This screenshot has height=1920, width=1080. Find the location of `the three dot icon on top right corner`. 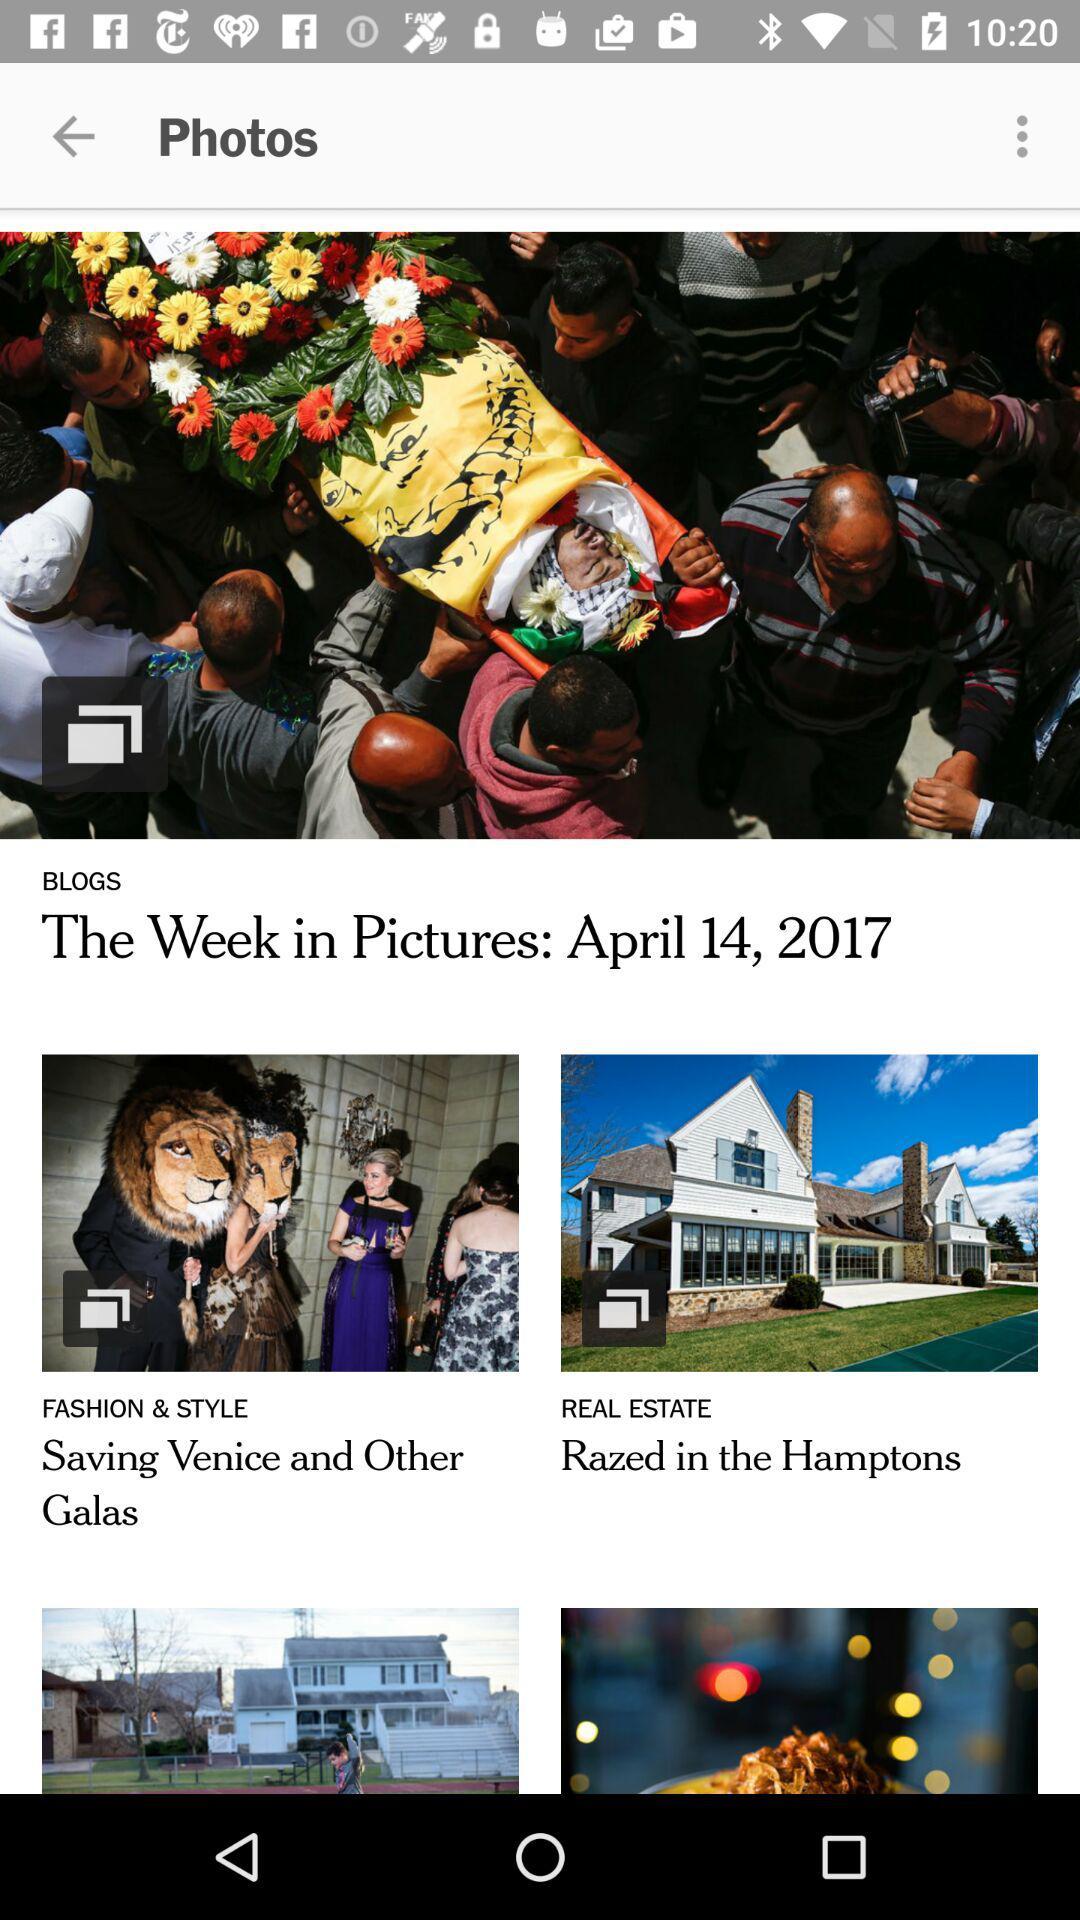

the three dot icon on top right corner is located at coordinates (1027, 136).